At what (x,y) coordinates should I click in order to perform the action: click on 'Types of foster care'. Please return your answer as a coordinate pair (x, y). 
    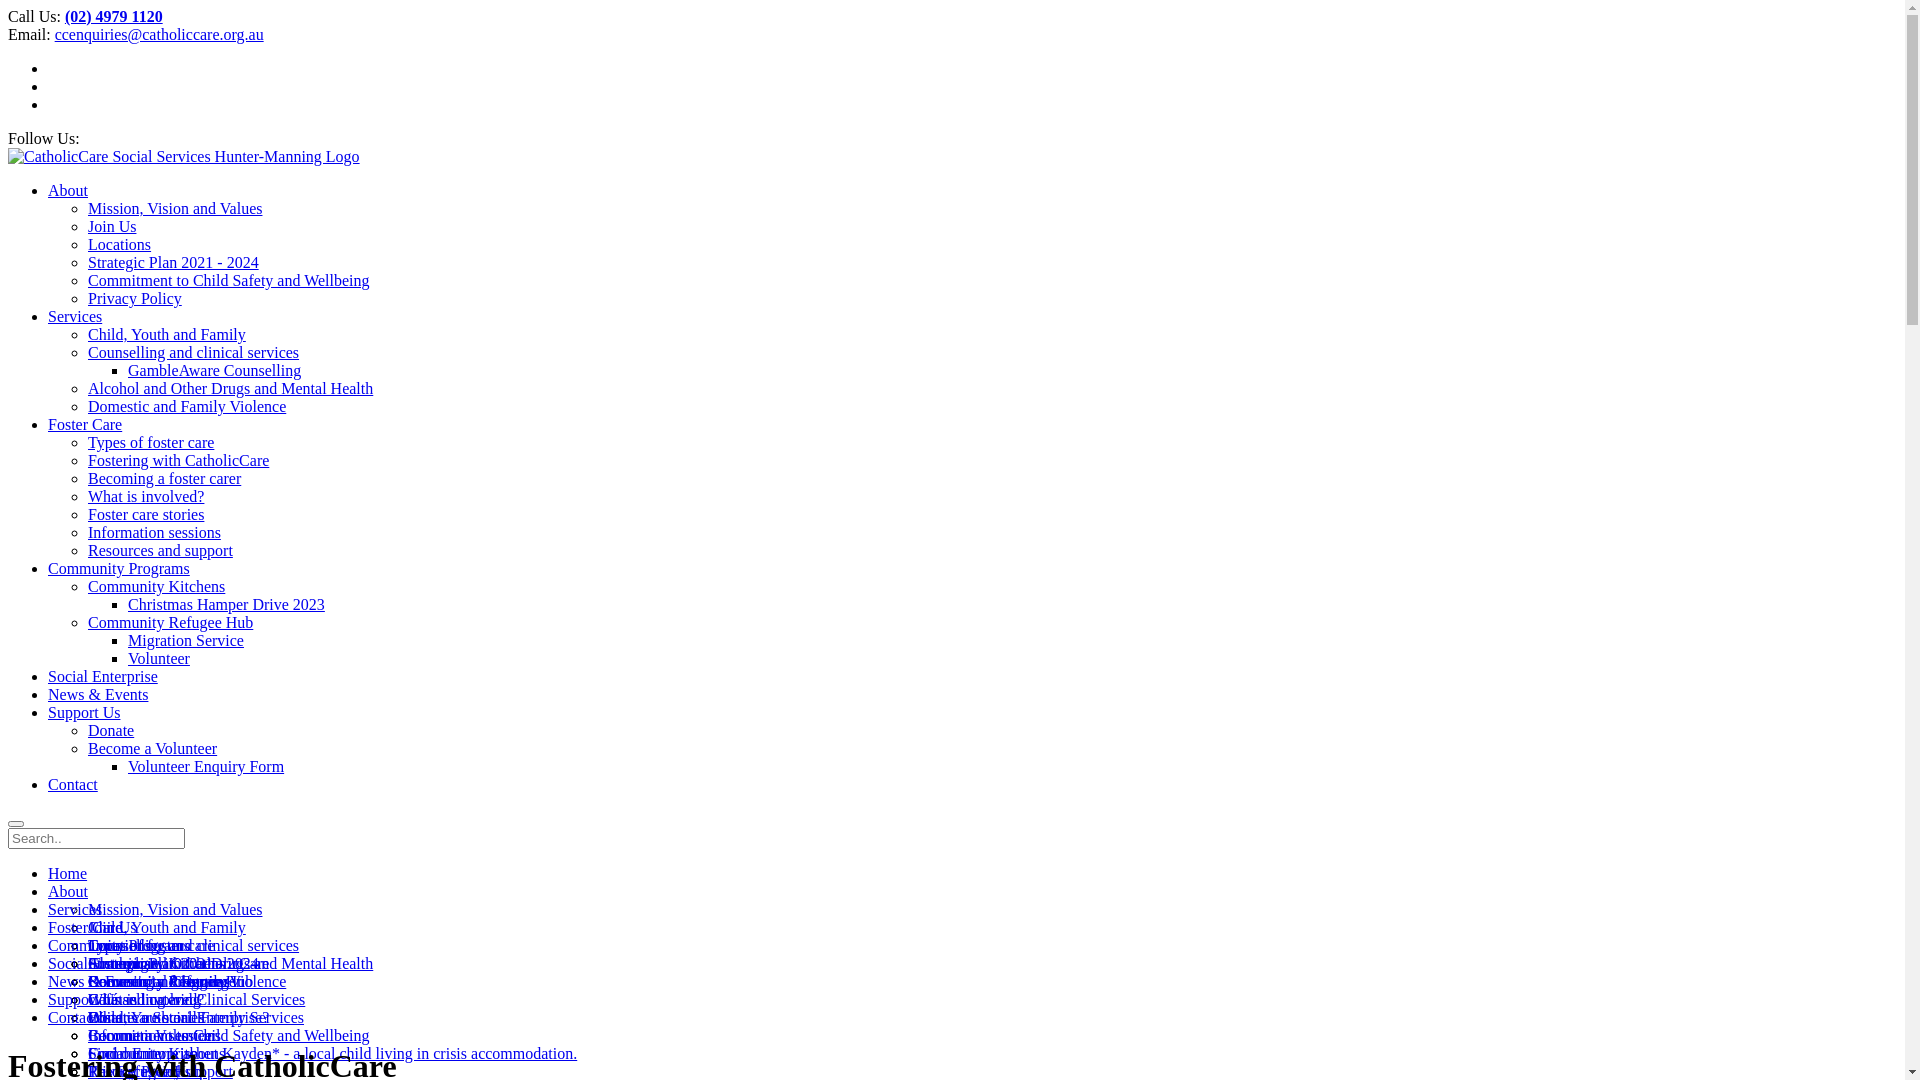
    Looking at the image, I should click on (149, 441).